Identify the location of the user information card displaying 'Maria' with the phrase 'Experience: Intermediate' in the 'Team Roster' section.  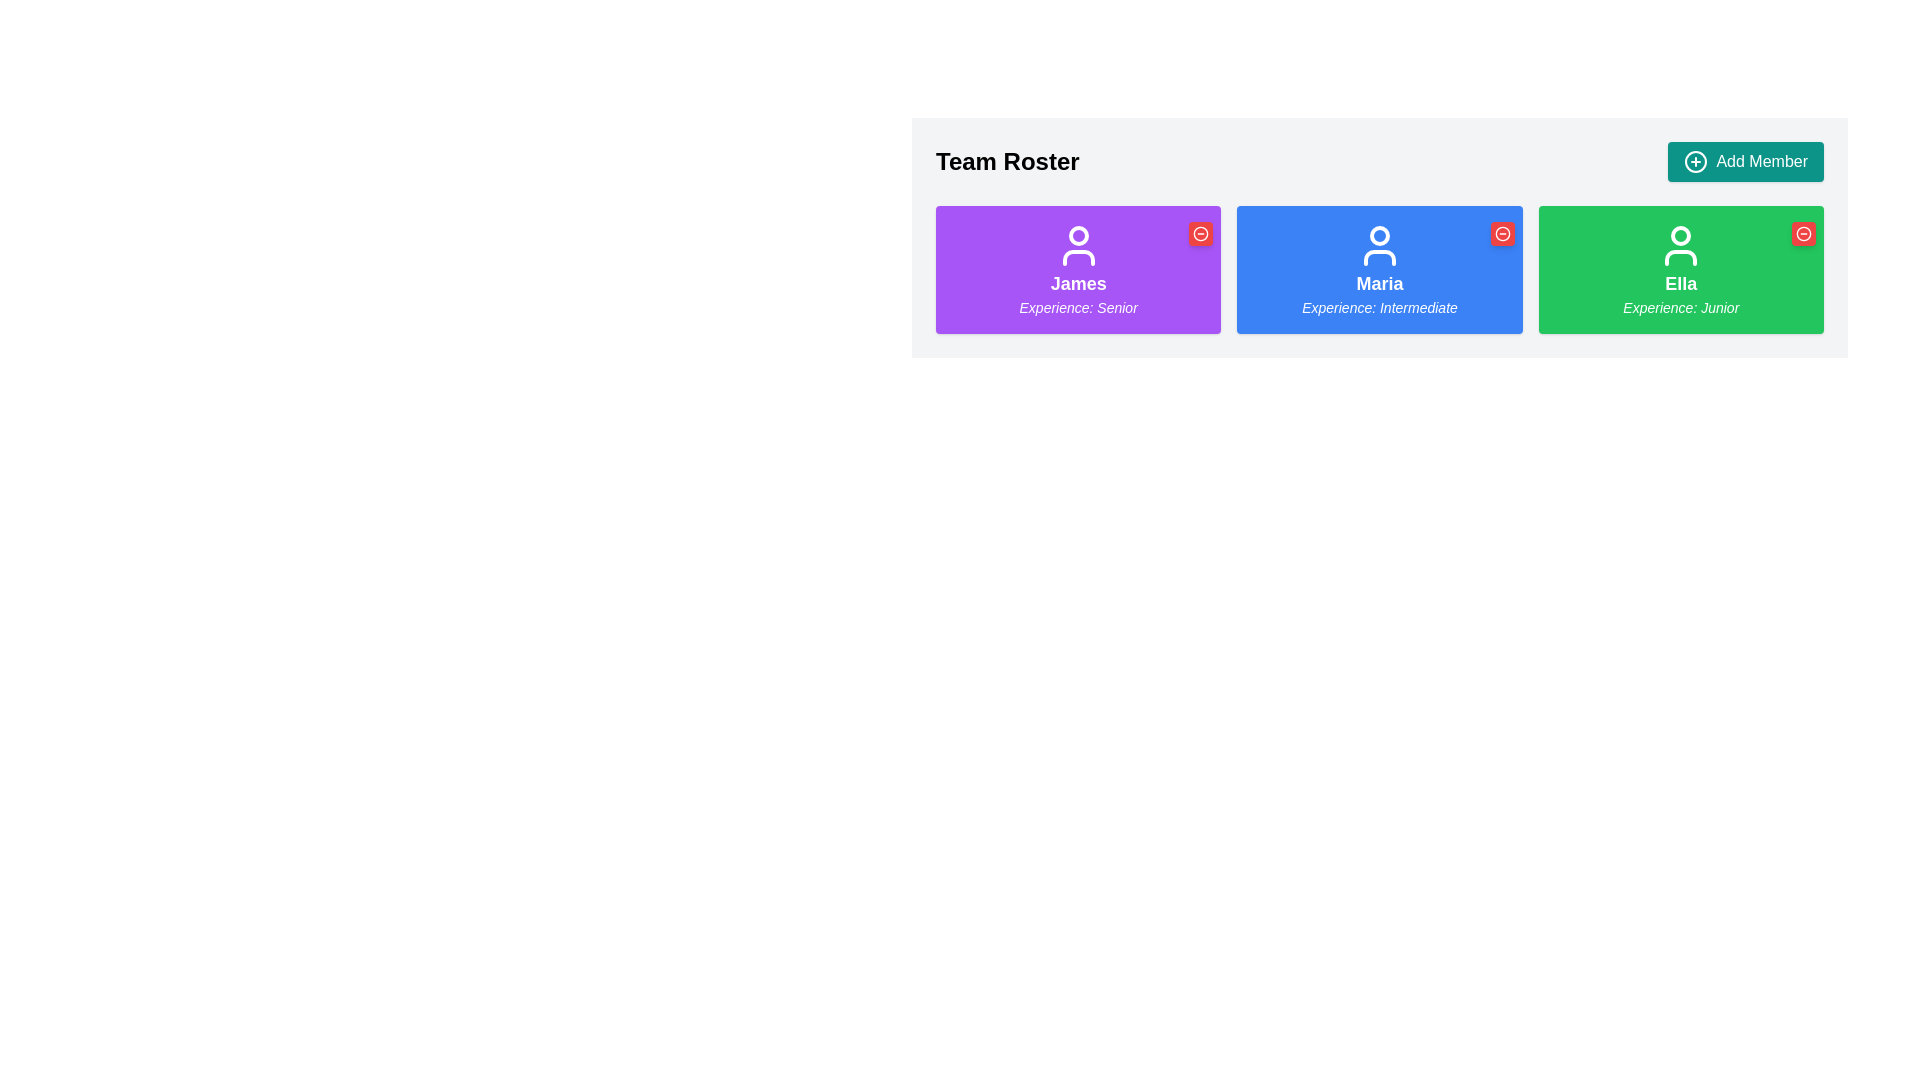
(1379, 270).